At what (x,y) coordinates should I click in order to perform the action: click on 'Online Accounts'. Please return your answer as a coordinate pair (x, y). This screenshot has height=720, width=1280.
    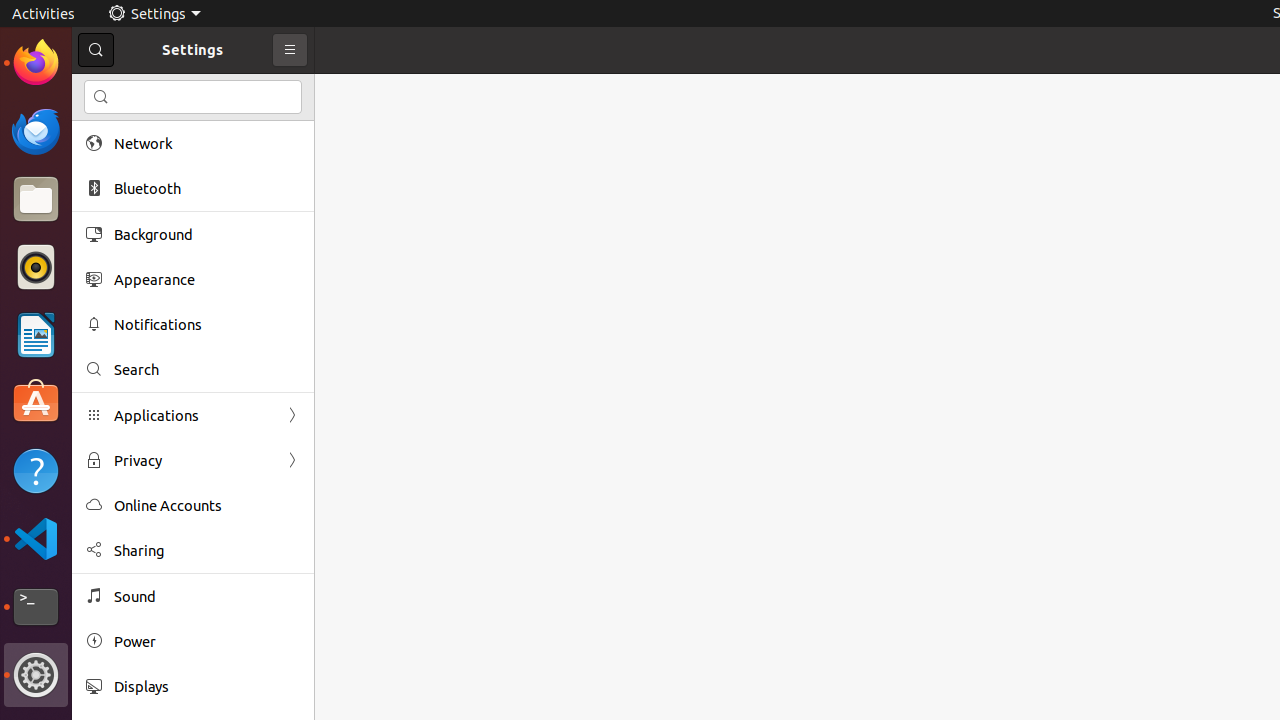
    Looking at the image, I should click on (206, 504).